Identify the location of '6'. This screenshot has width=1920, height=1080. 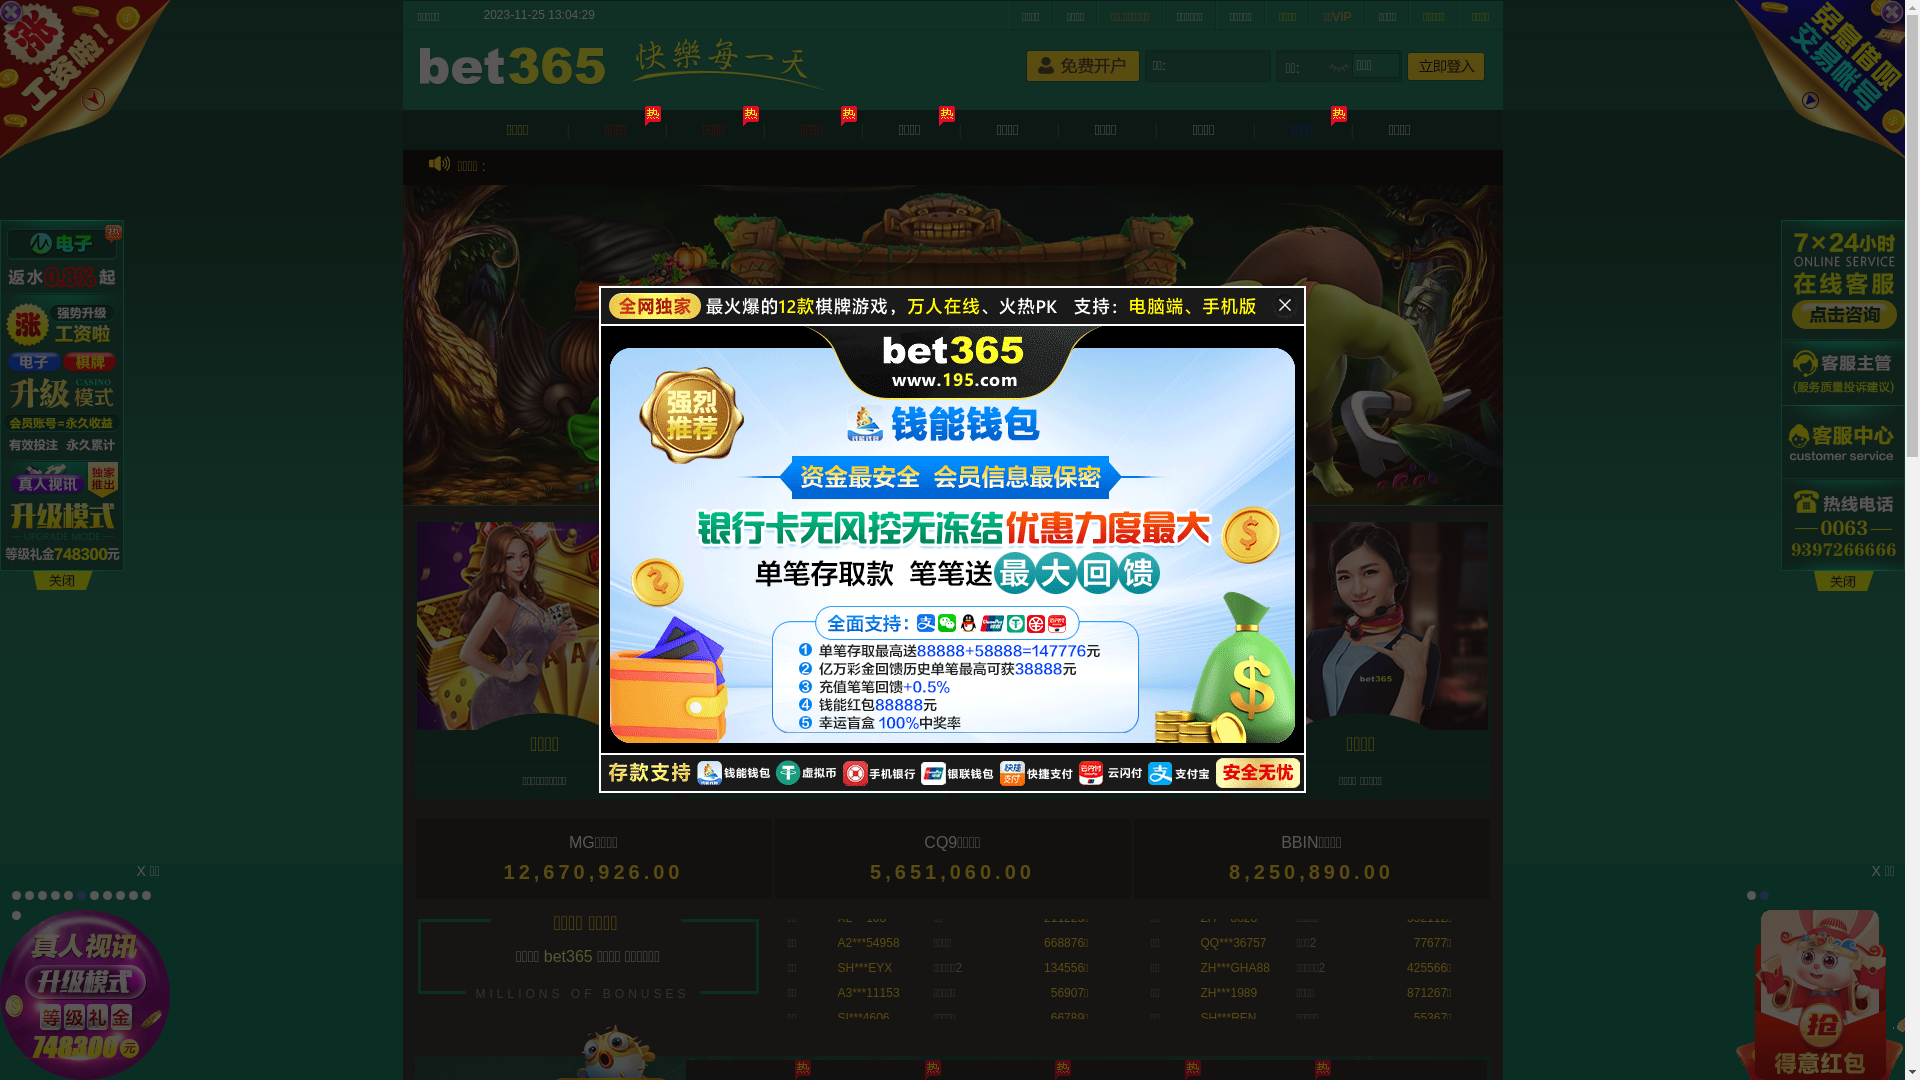
(76, 894).